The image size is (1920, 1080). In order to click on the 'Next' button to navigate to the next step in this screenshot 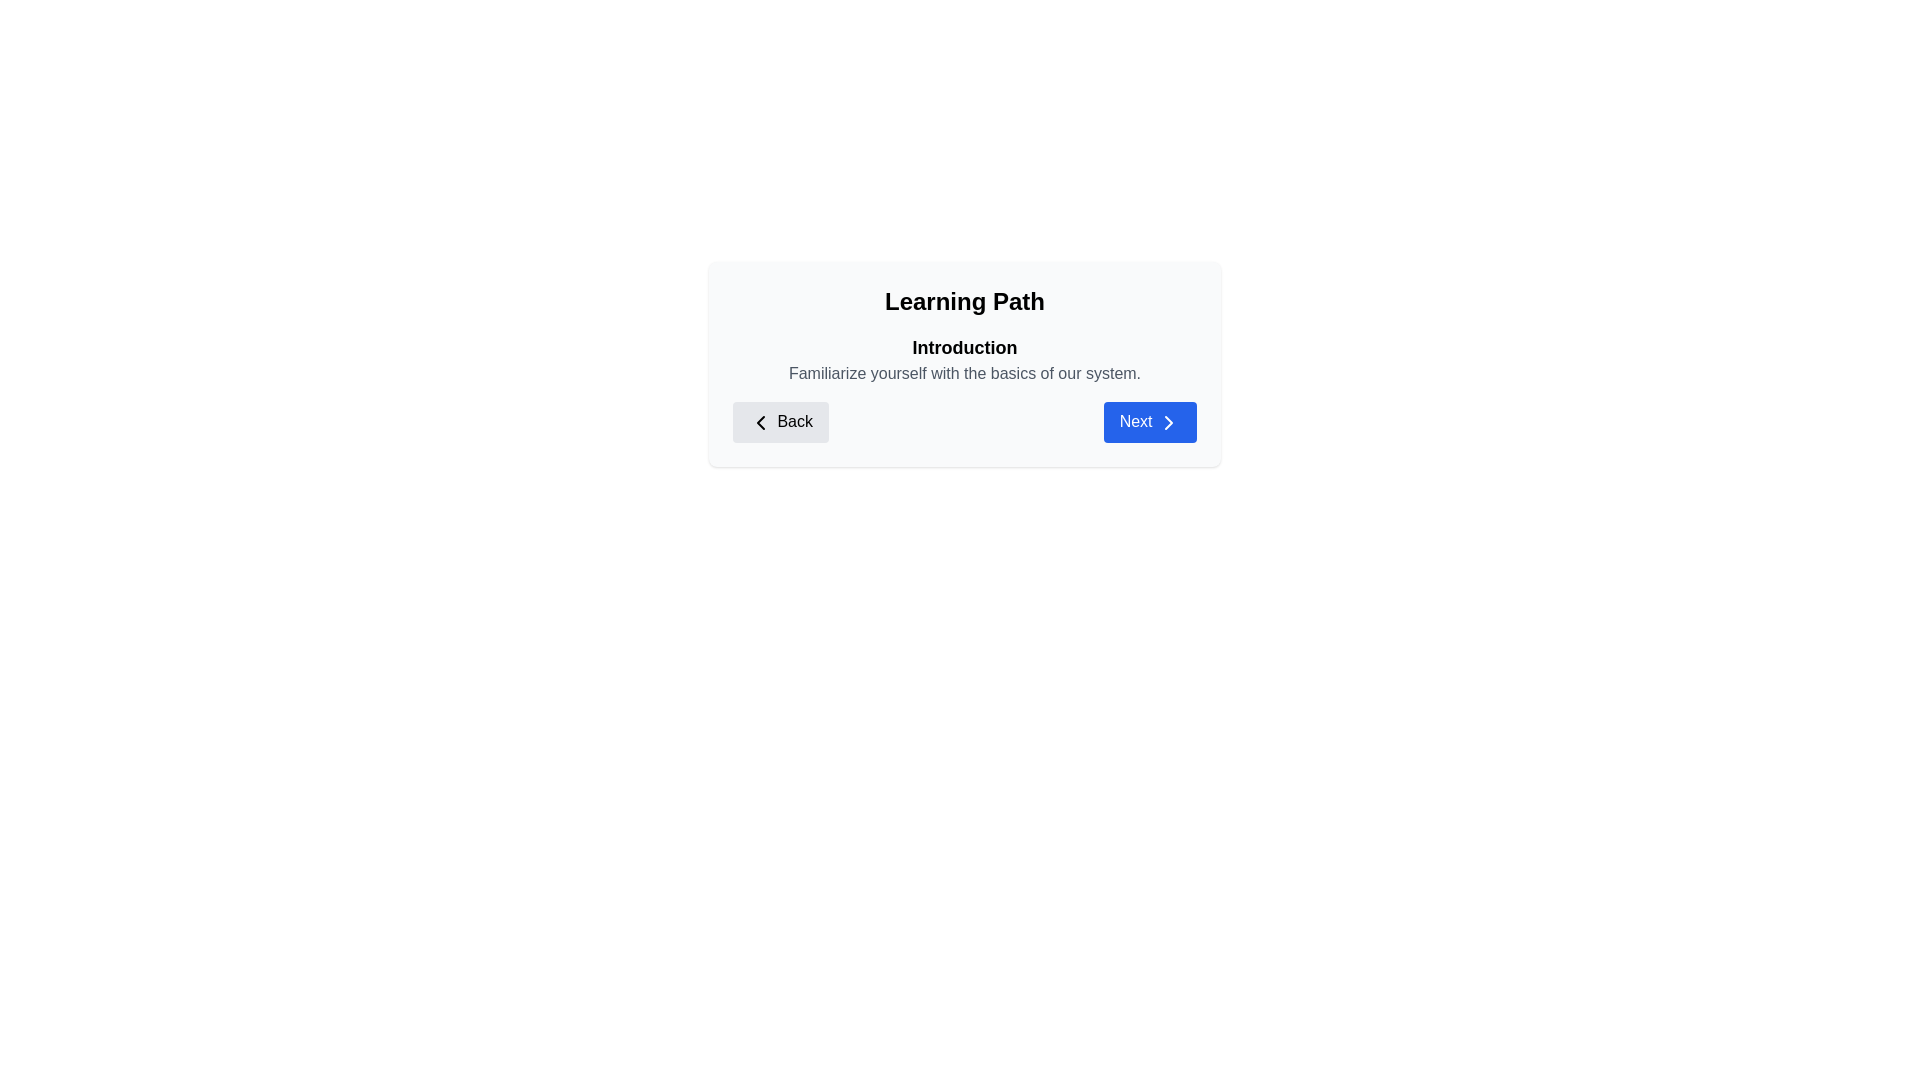, I will do `click(1150, 420)`.